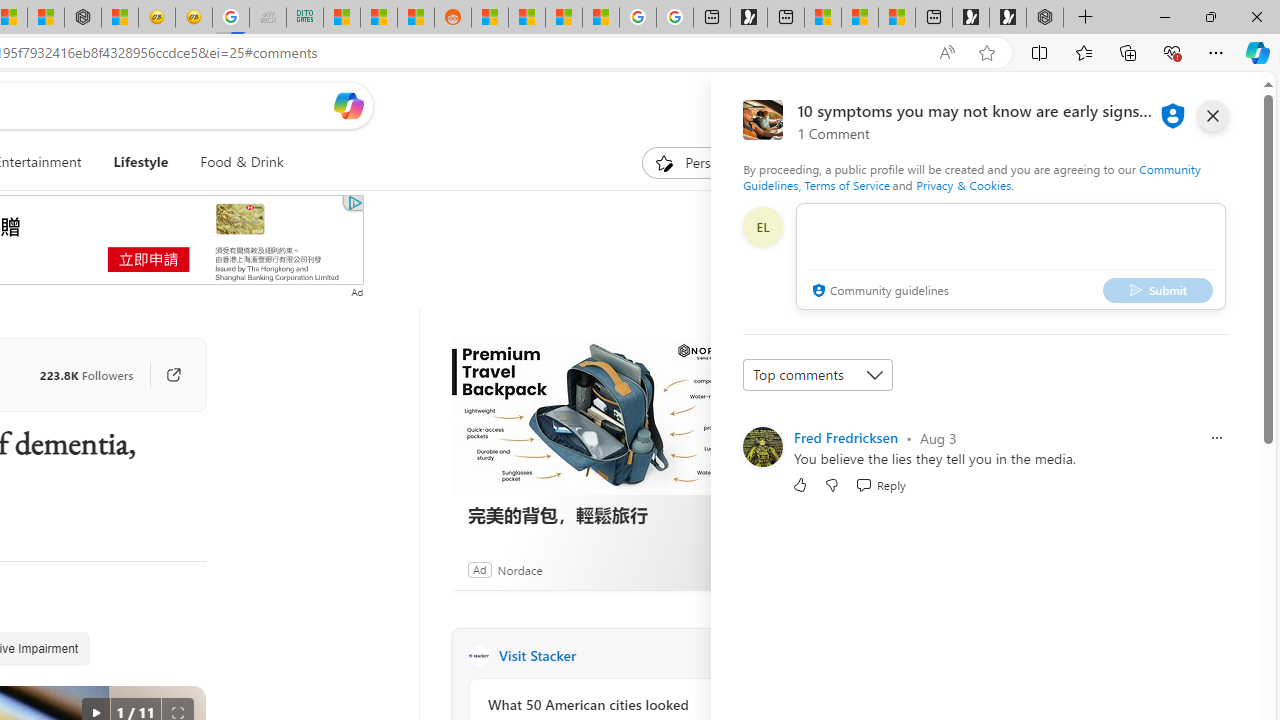  Describe the element at coordinates (348, 105) in the screenshot. I see `'Open Copilot'` at that location.